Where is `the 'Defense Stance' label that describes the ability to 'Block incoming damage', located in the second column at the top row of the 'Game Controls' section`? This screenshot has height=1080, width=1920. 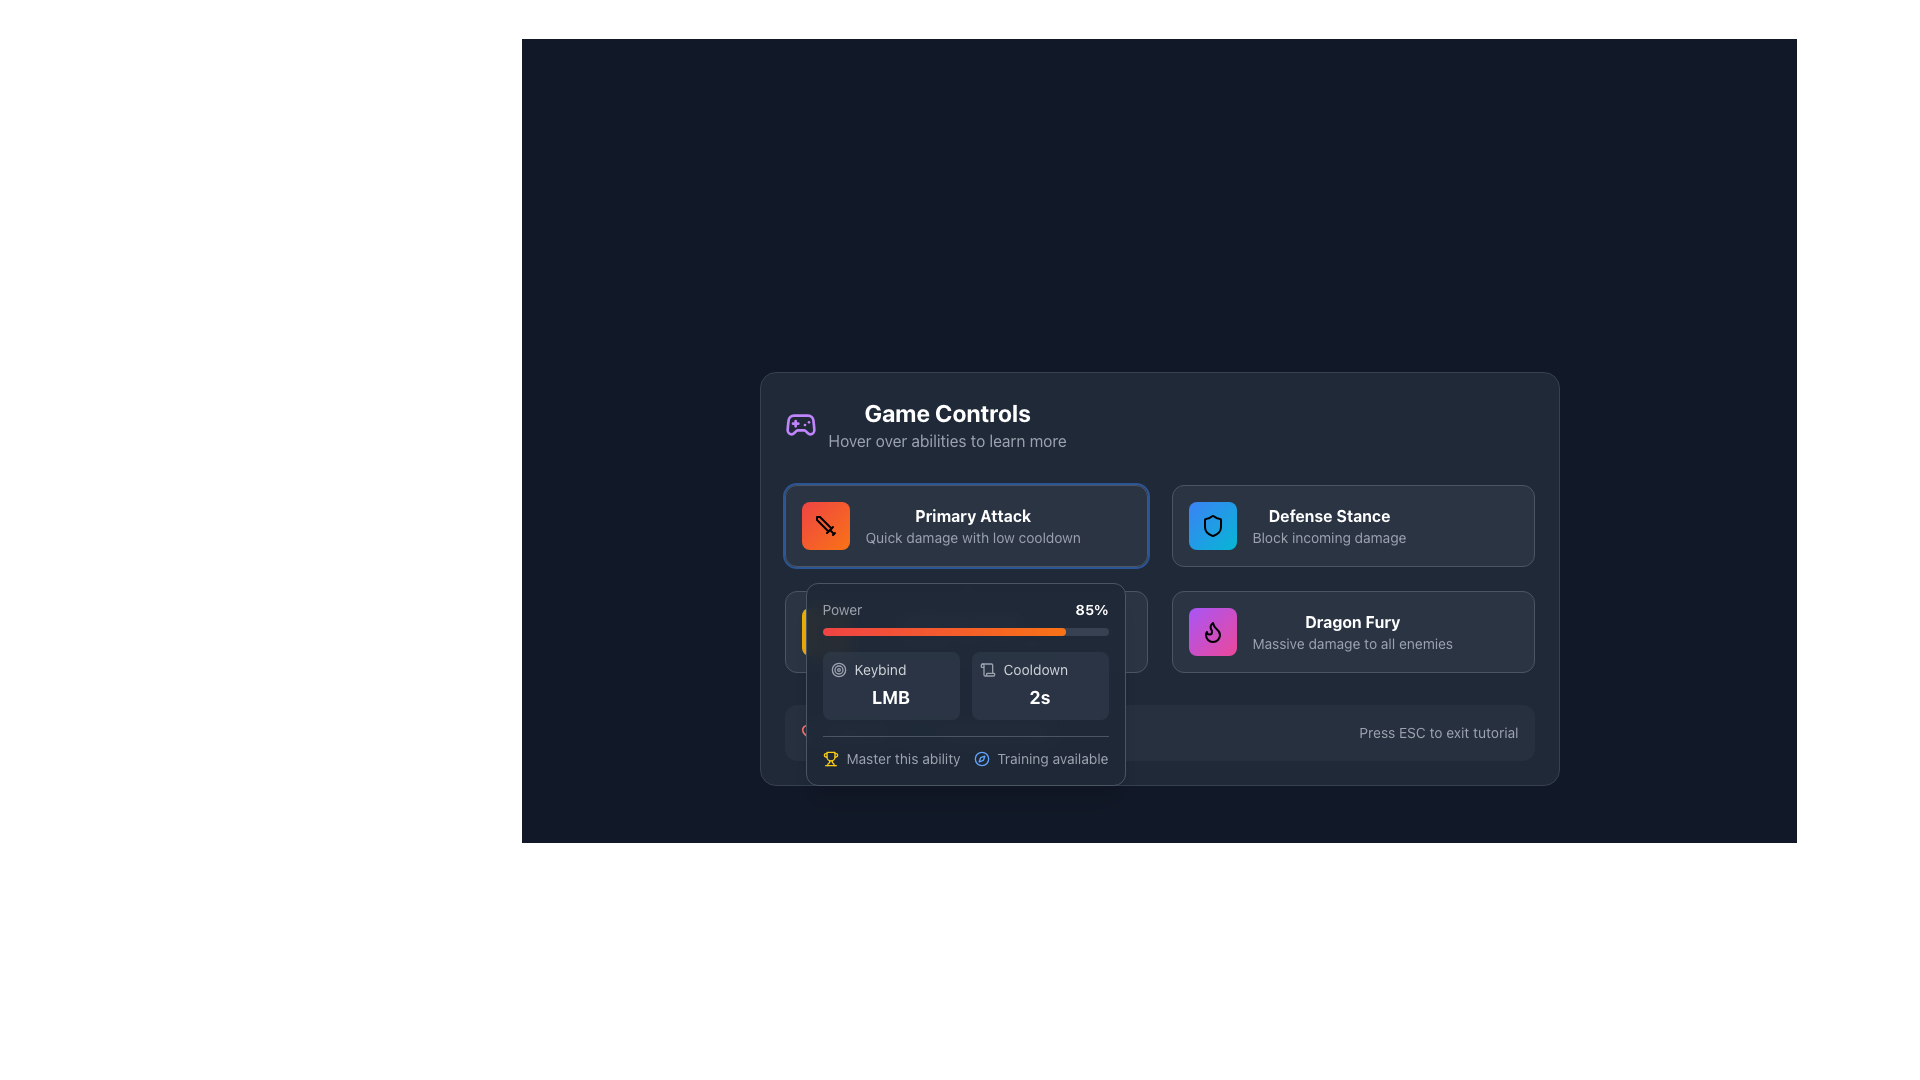 the 'Defense Stance' label that describes the ability to 'Block incoming damage', located in the second column at the top row of the 'Game Controls' section is located at coordinates (1329, 524).